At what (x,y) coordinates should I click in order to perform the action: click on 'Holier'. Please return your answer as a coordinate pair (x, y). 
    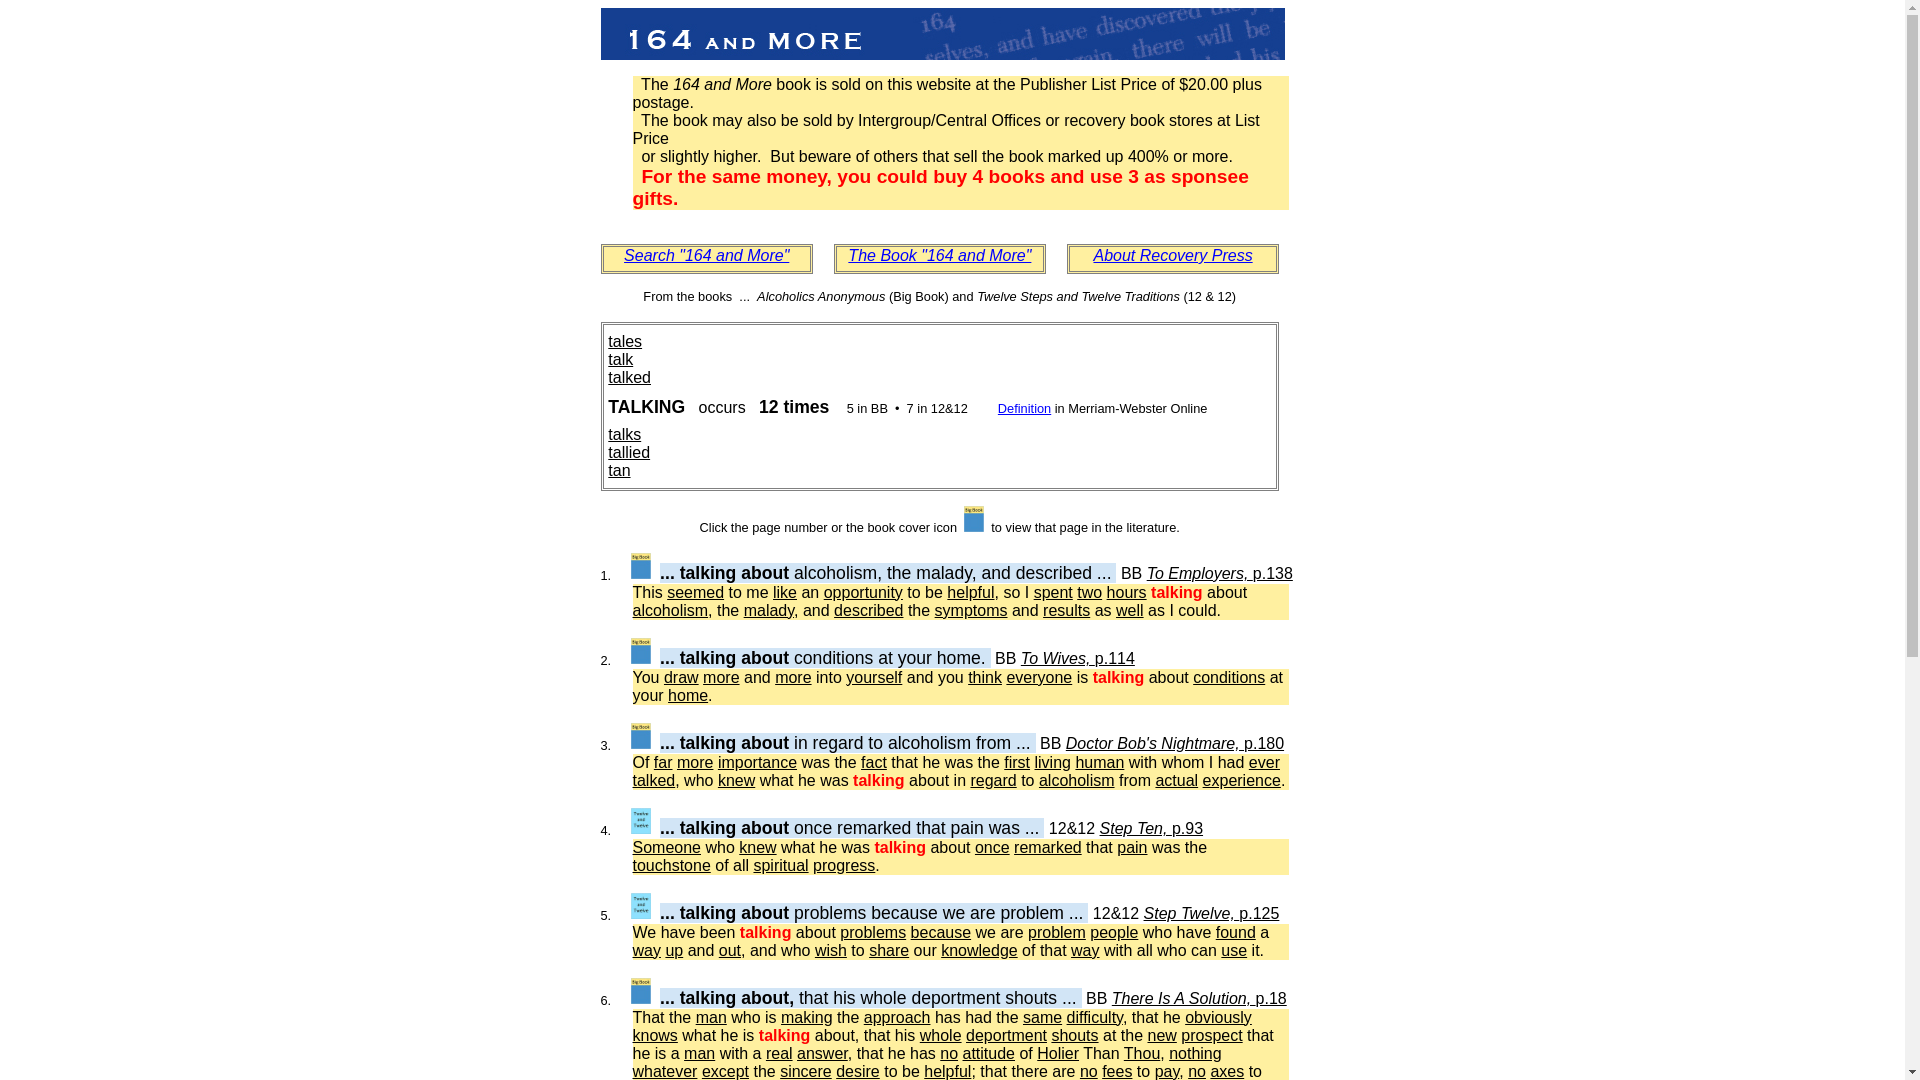
    Looking at the image, I should click on (1056, 1052).